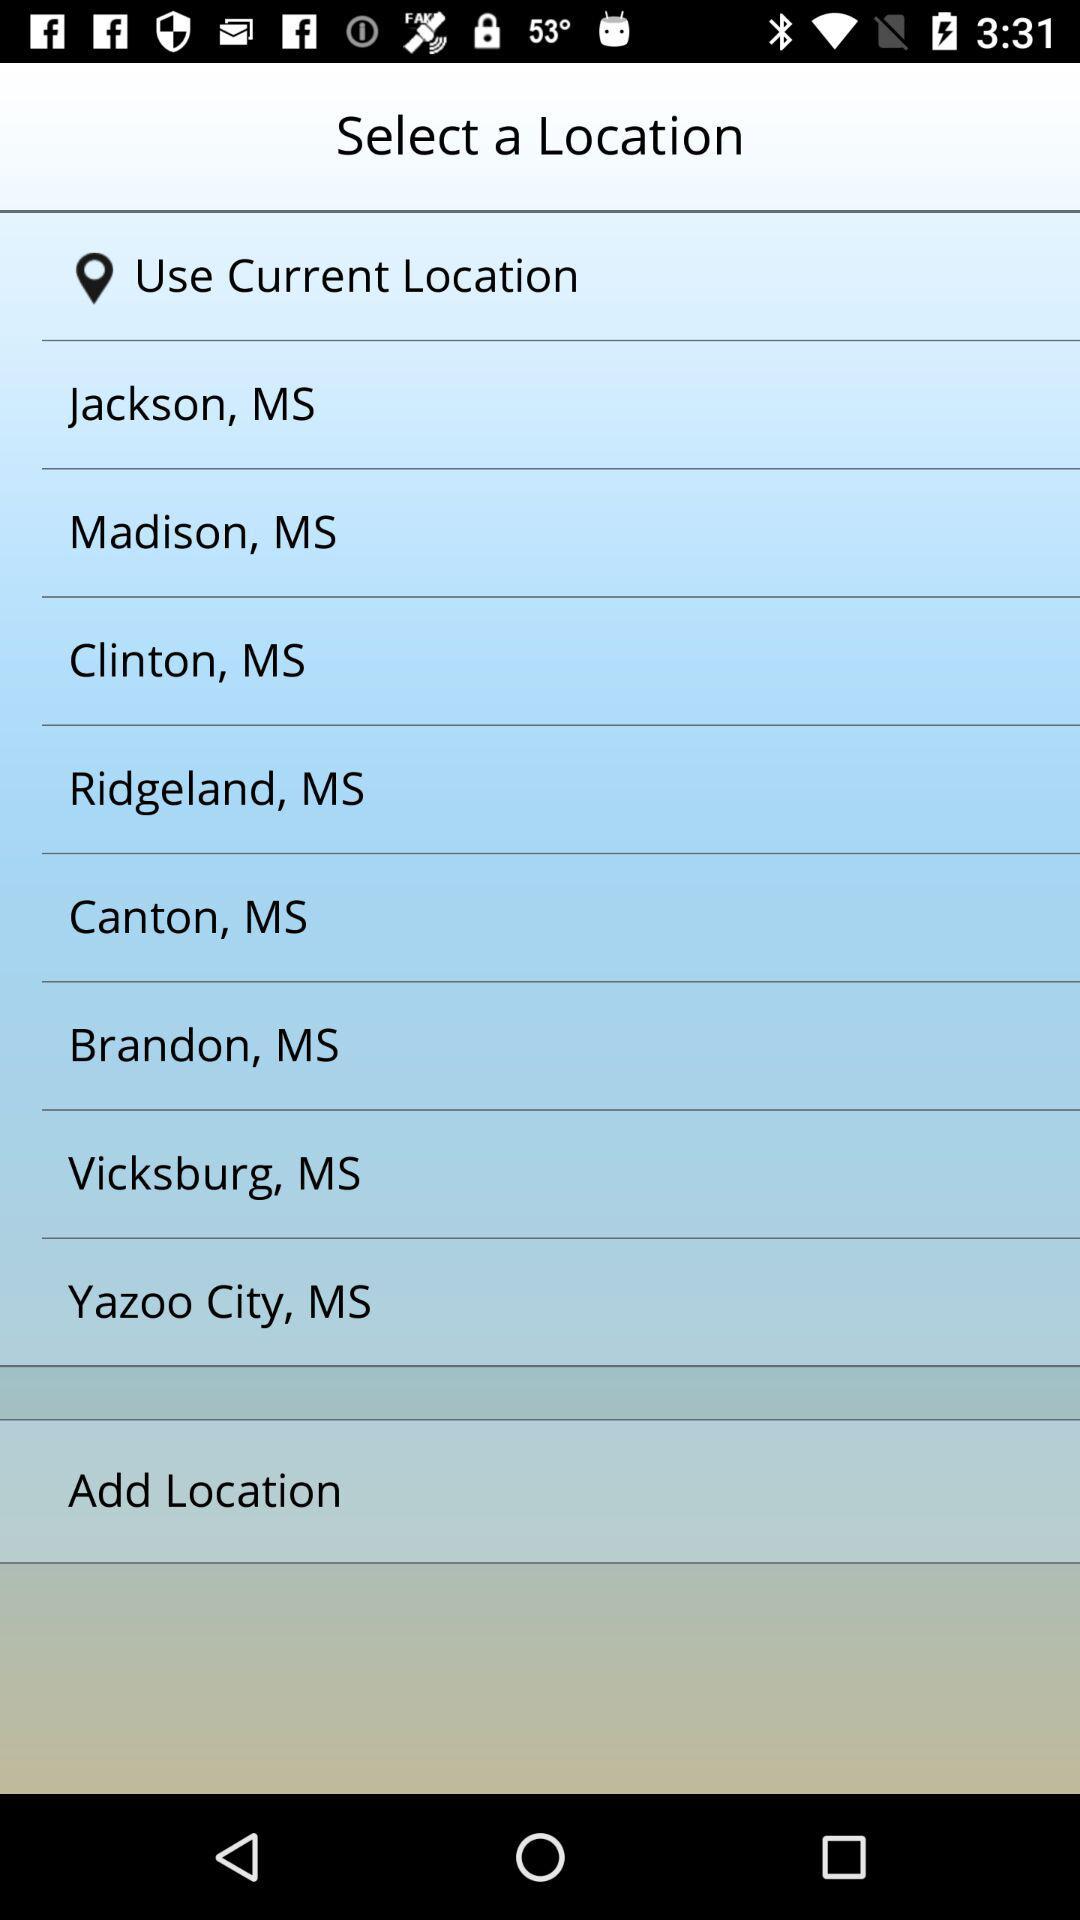 The width and height of the screenshot is (1080, 1920). I want to click on the button ridgelandms on the web page, so click(514, 788).